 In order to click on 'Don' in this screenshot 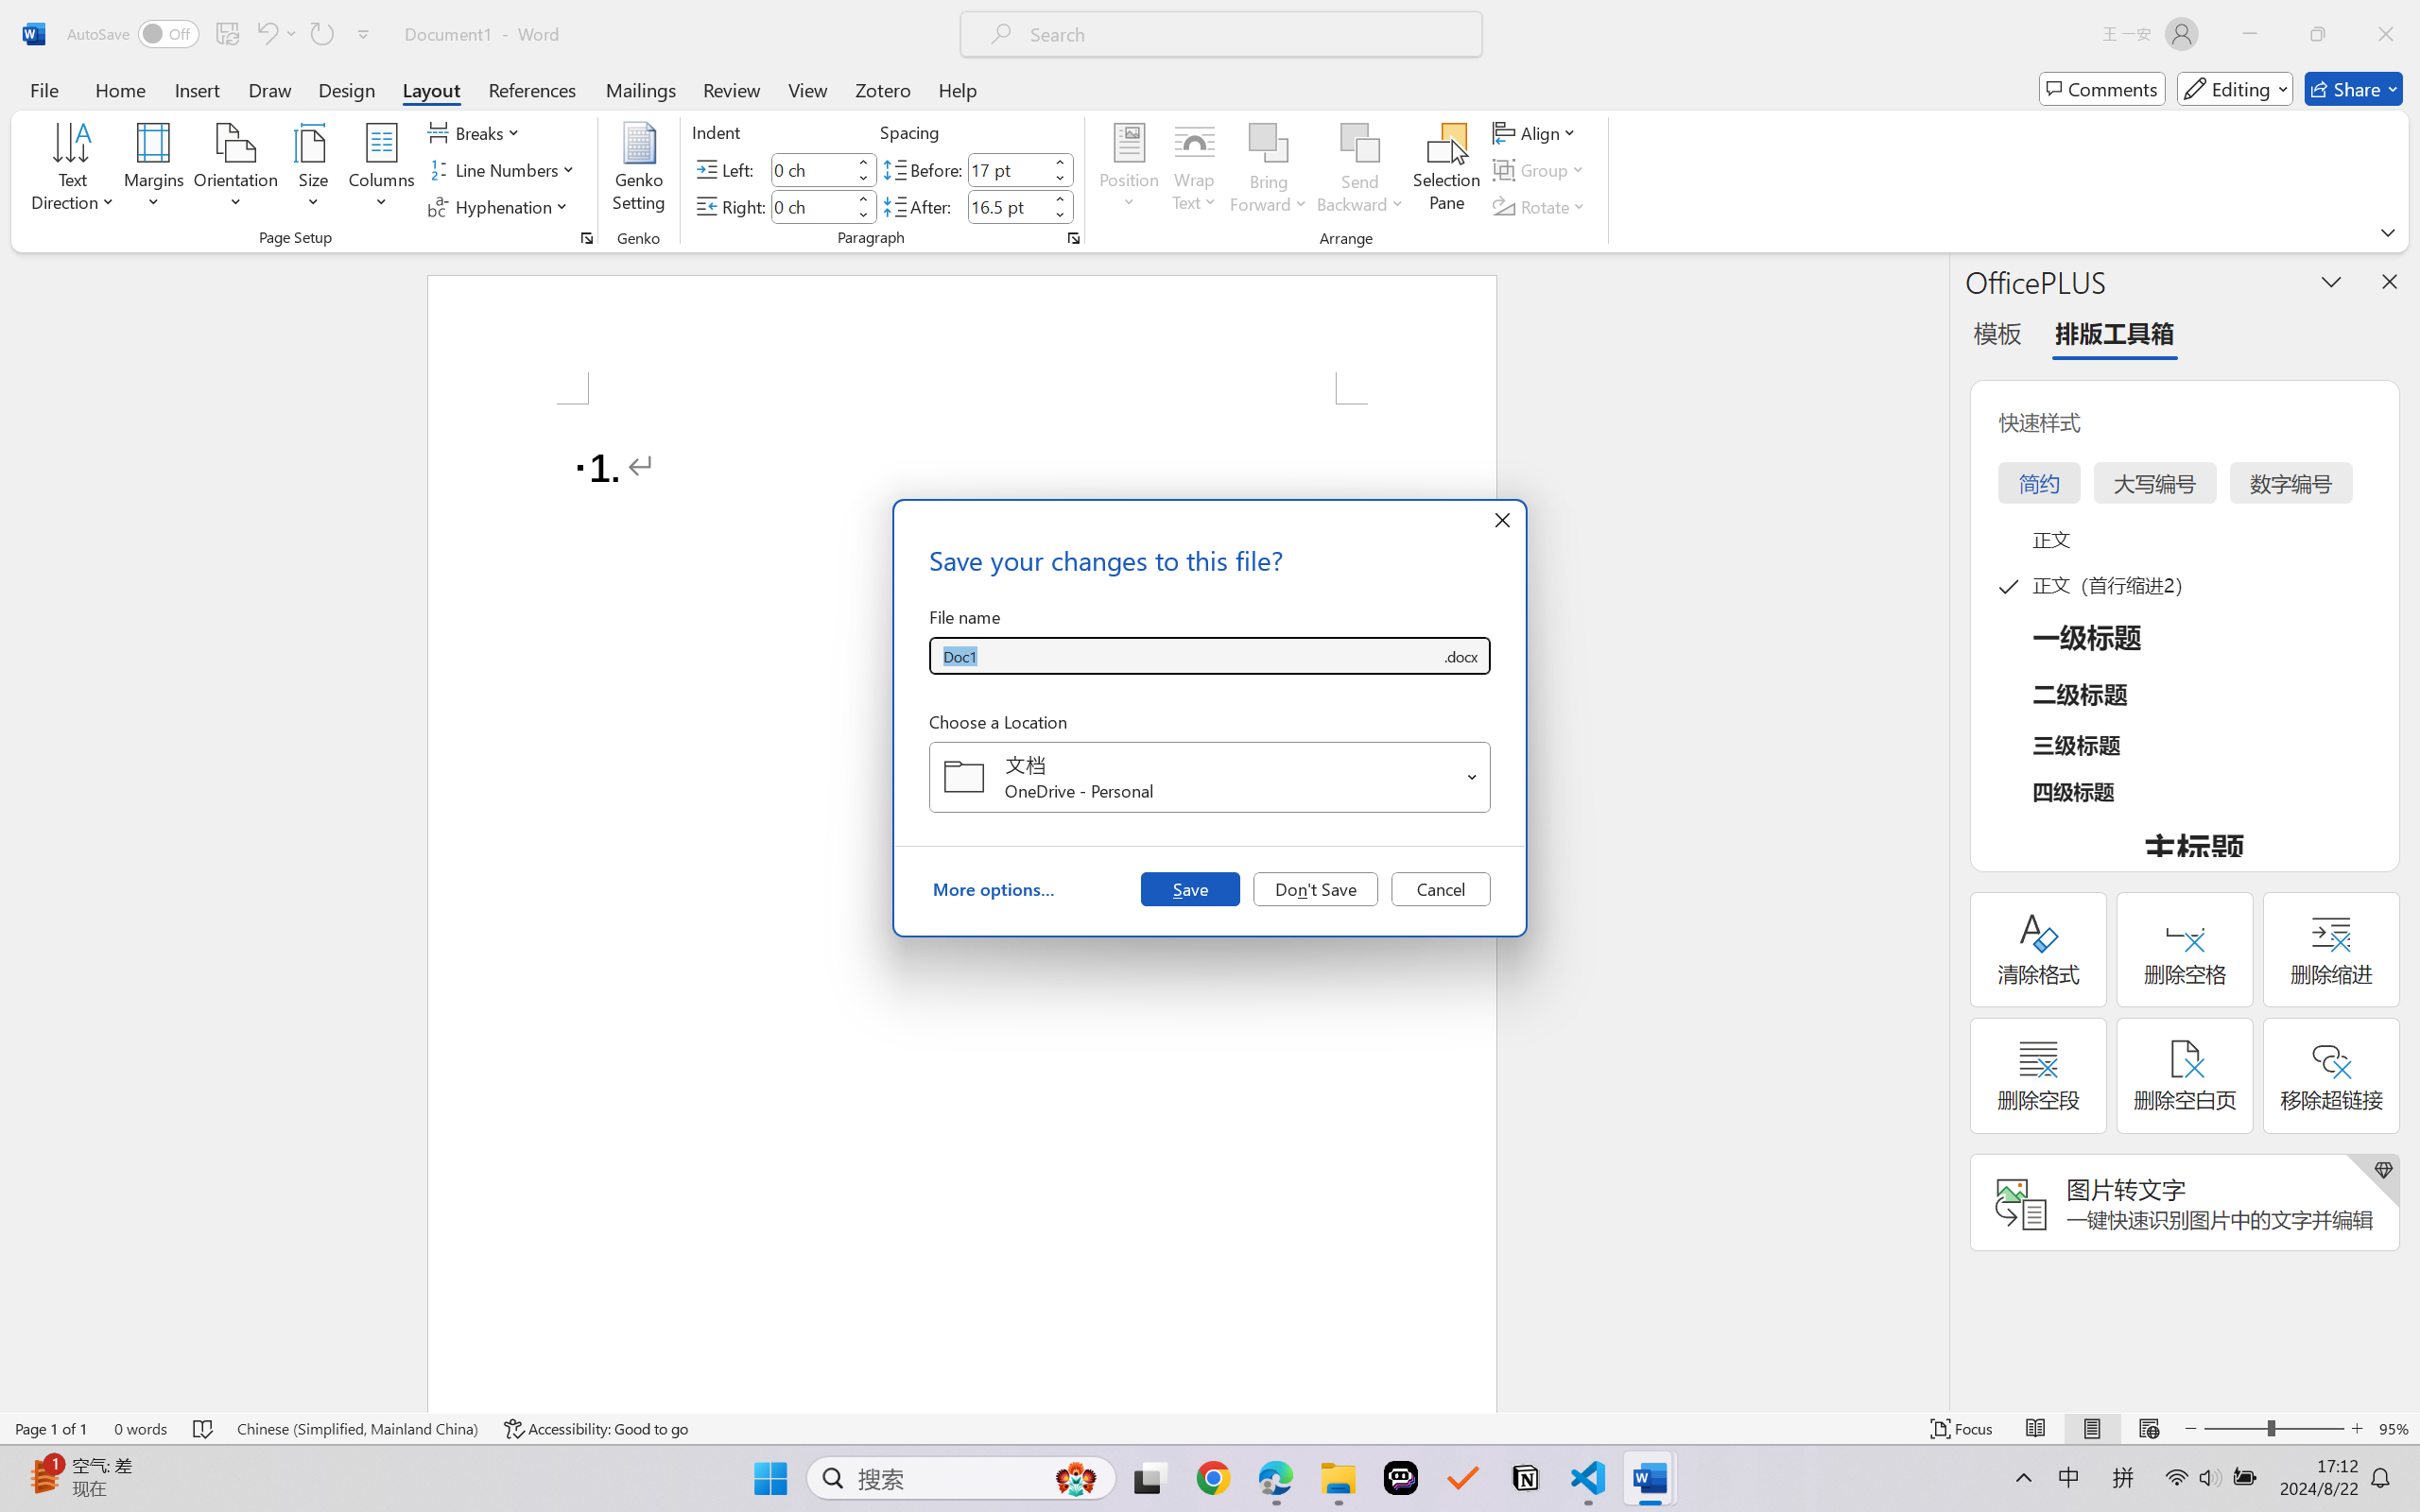, I will do `click(1315, 887)`.